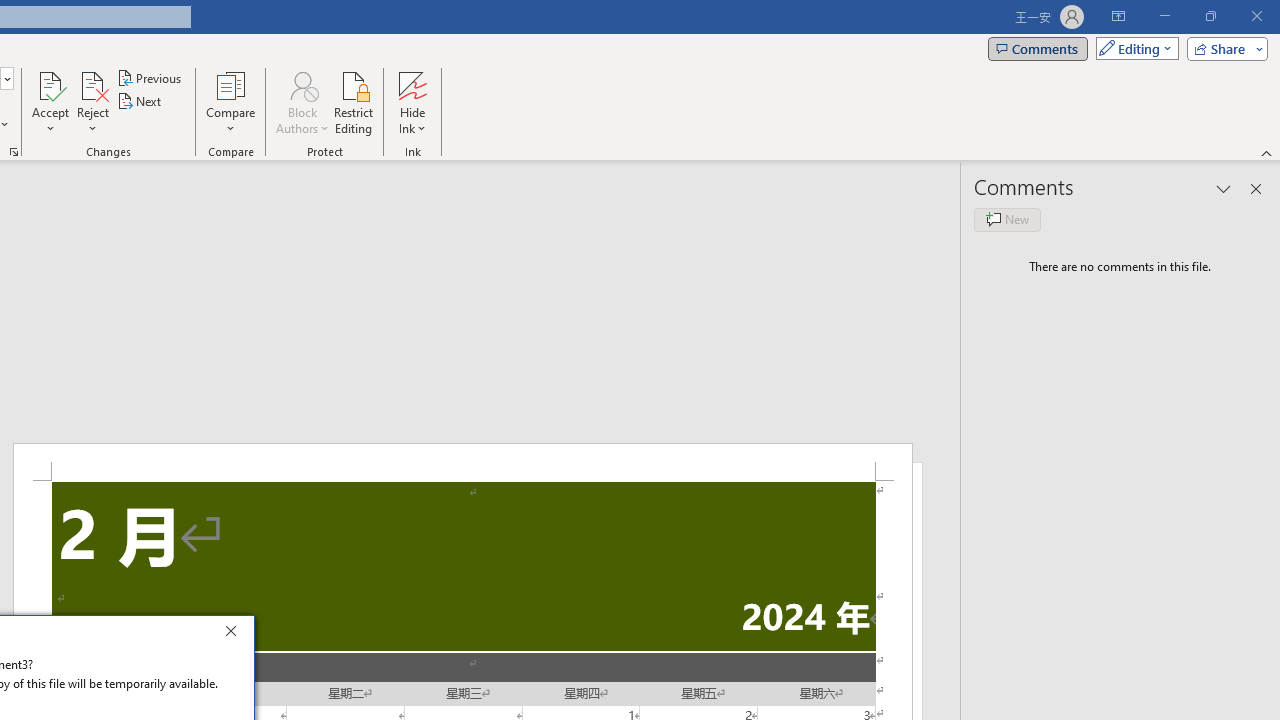 Image resolution: width=1280 pixels, height=720 pixels. What do you see at coordinates (139, 101) in the screenshot?
I see `'Next'` at bounding box center [139, 101].